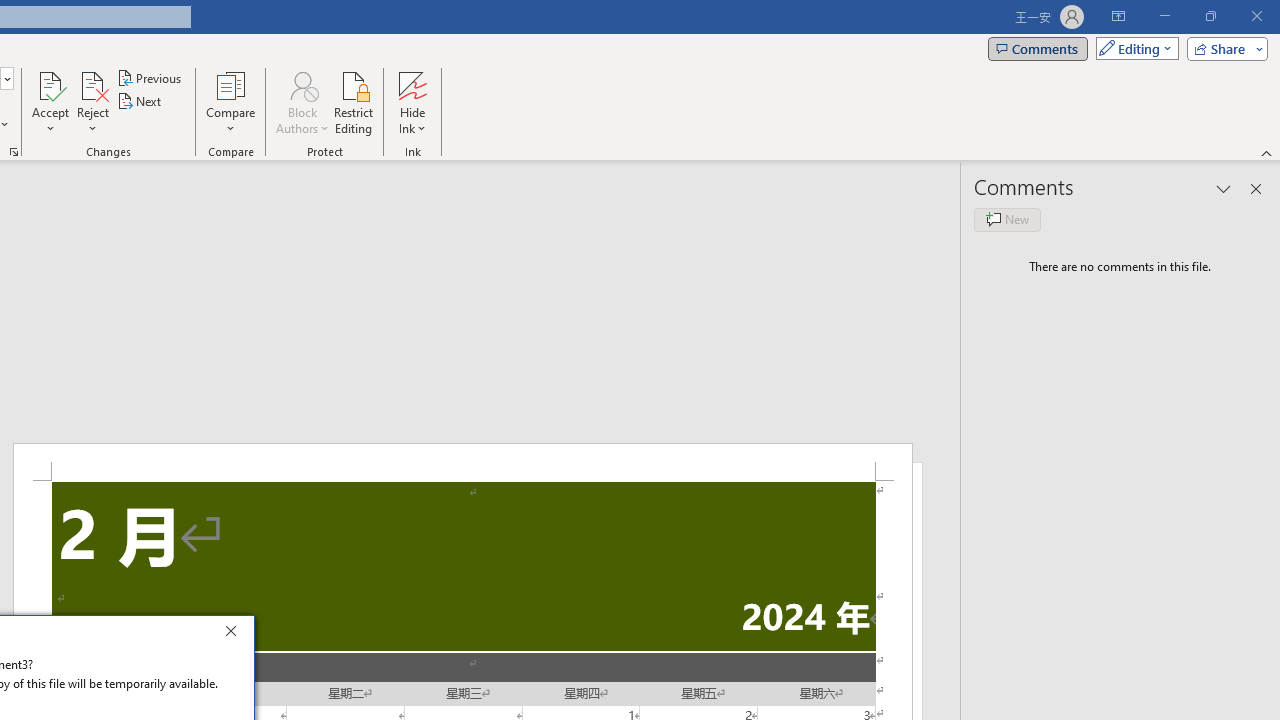 Image resolution: width=1280 pixels, height=720 pixels. What do you see at coordinates (139, 101) in the screenshot?
I see `'Next'` at bounding box center [139, 101].